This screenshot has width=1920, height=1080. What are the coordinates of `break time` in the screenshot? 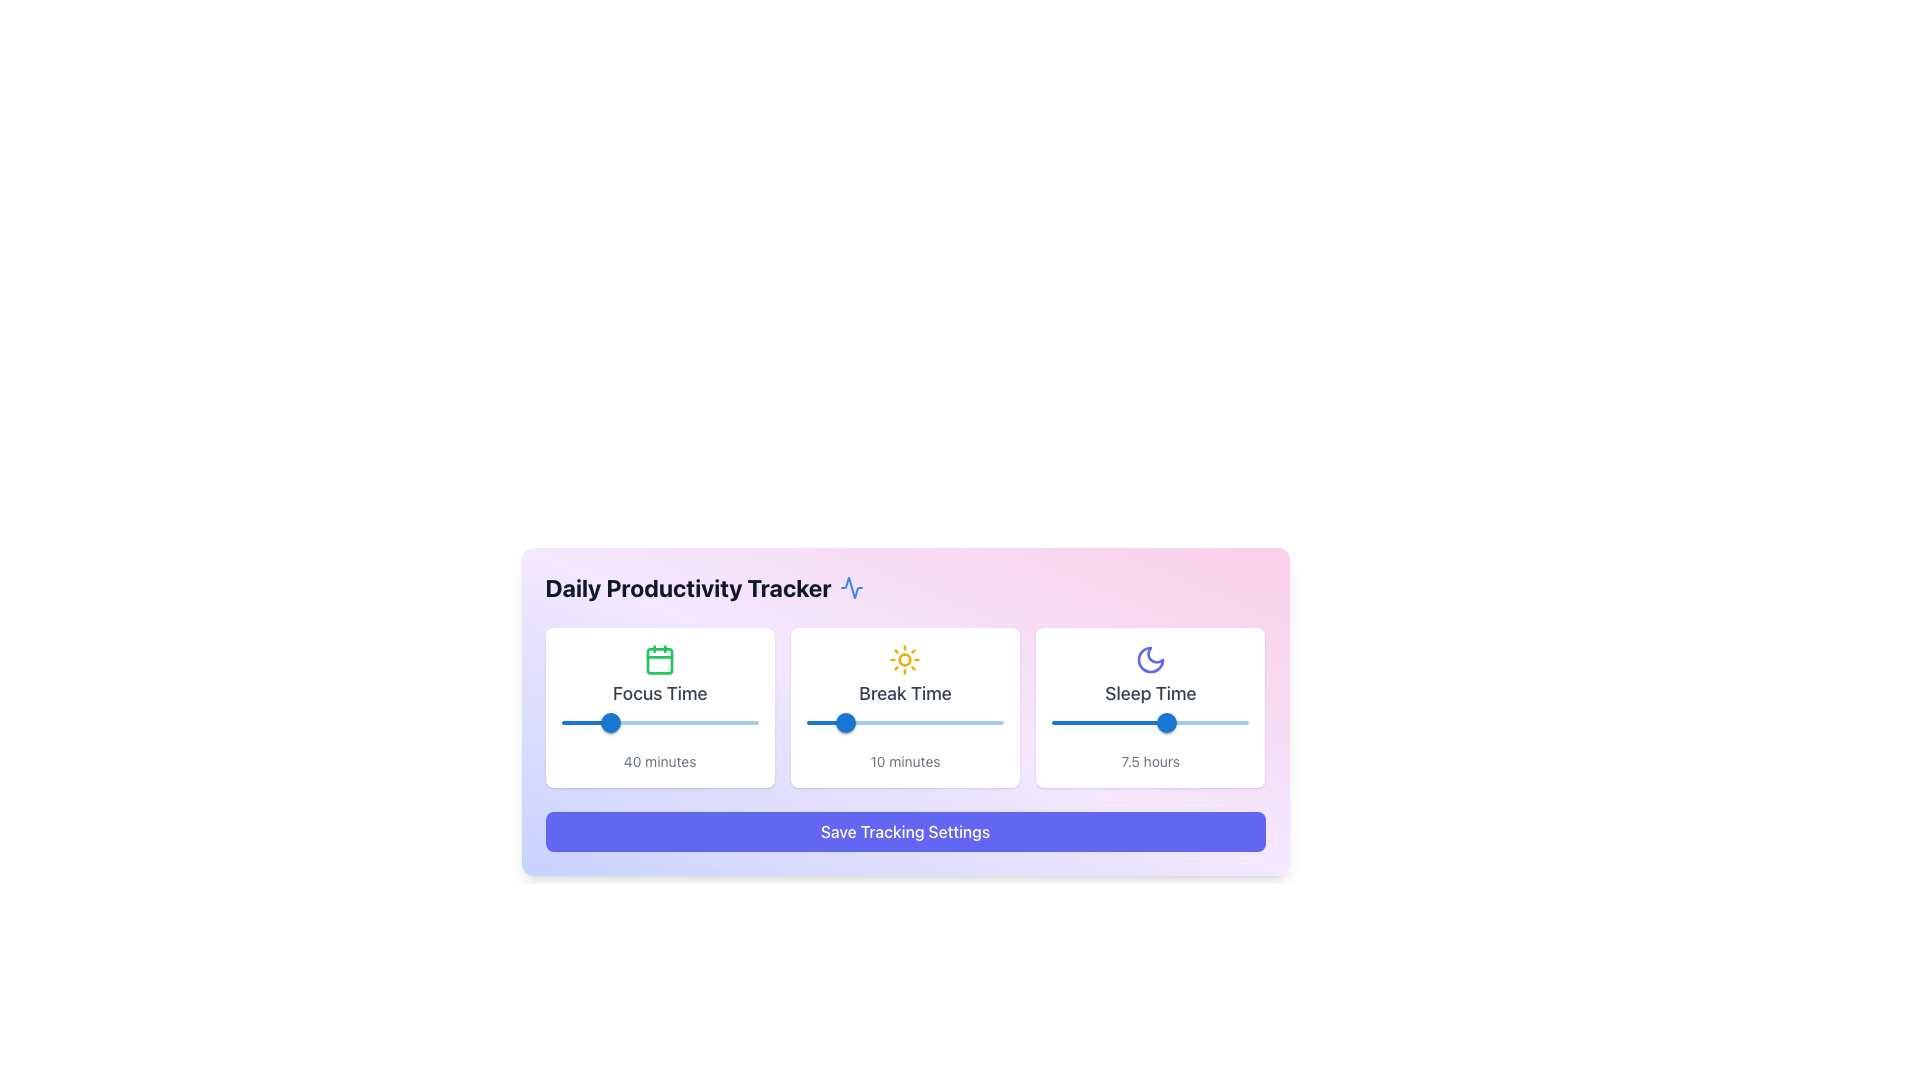 It's located at (894, 722).